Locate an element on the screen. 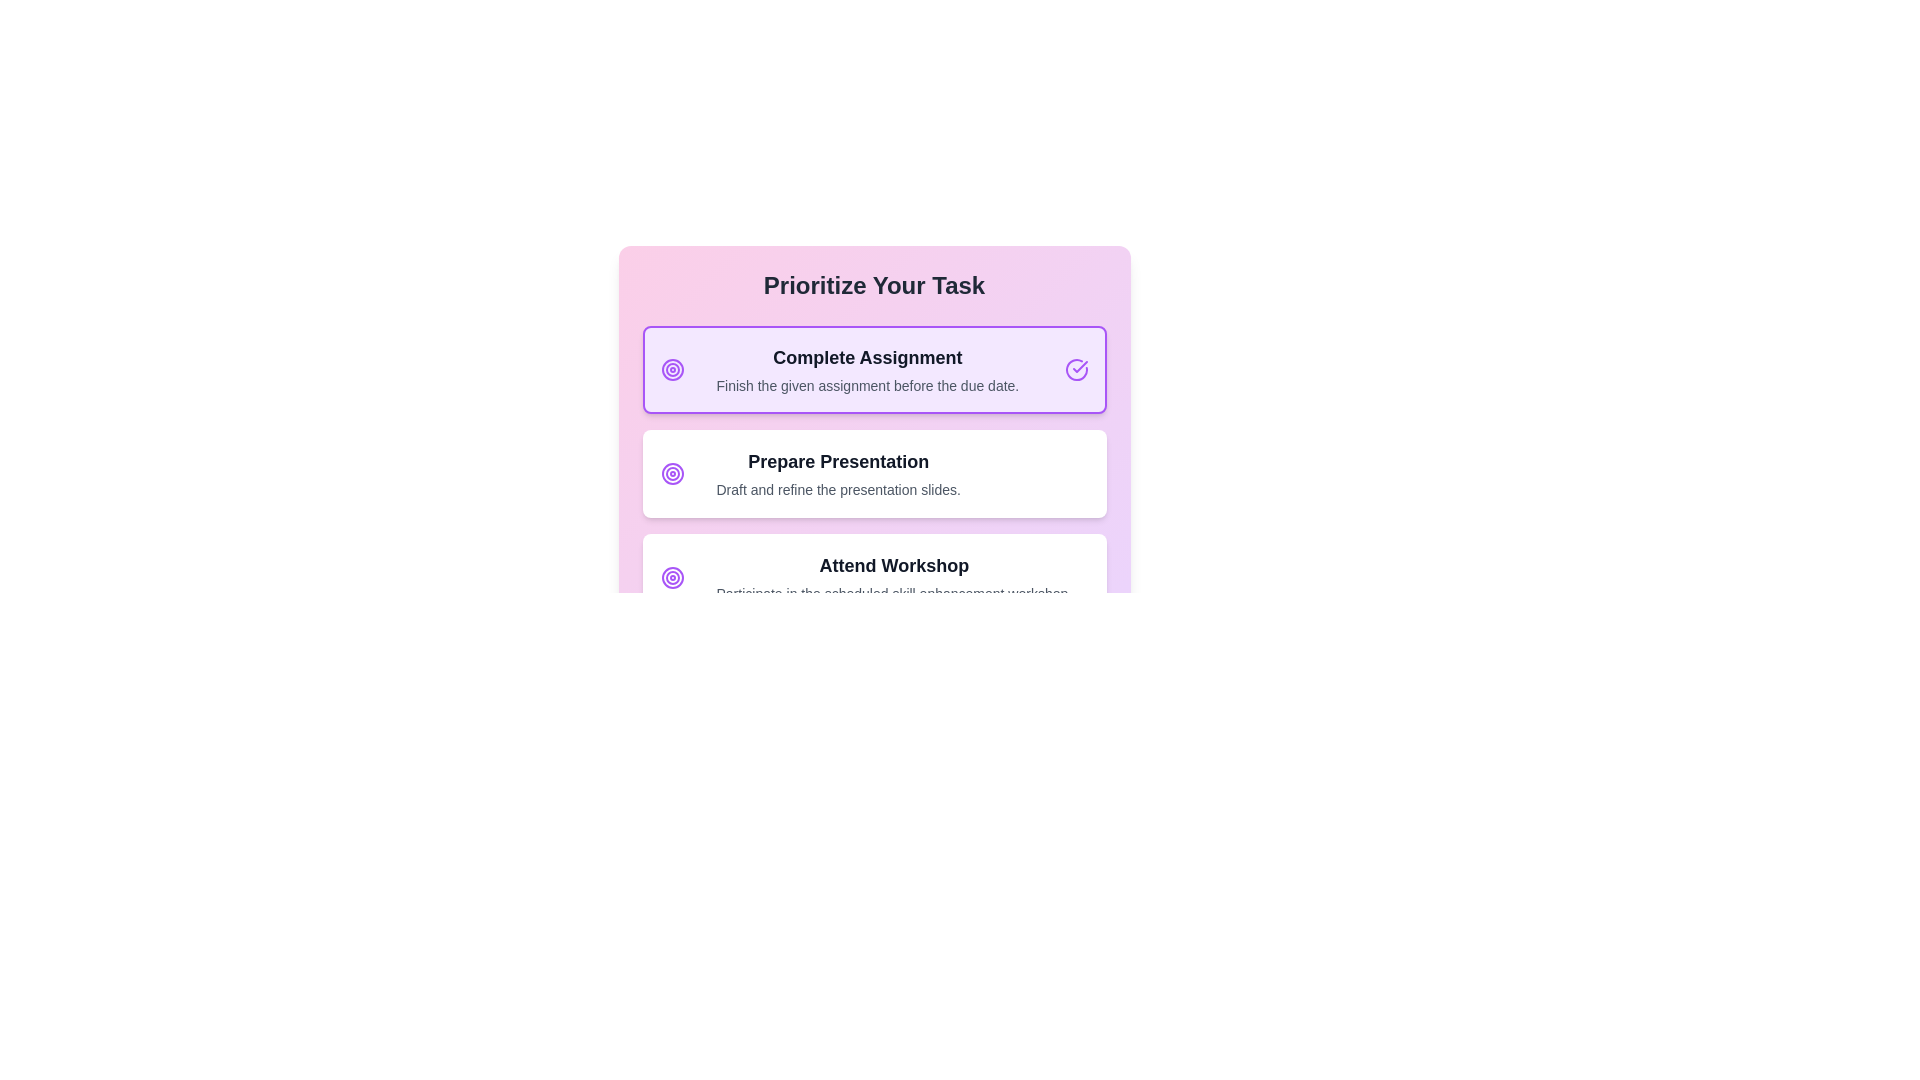 Image resolution: width=1920 pixels, height=1080 pixels. displayed text from the third Informational card in the vertical list of task cards, located between 'Prepare Presentation' and any potential lower elements is located at coordinates (893, 578).